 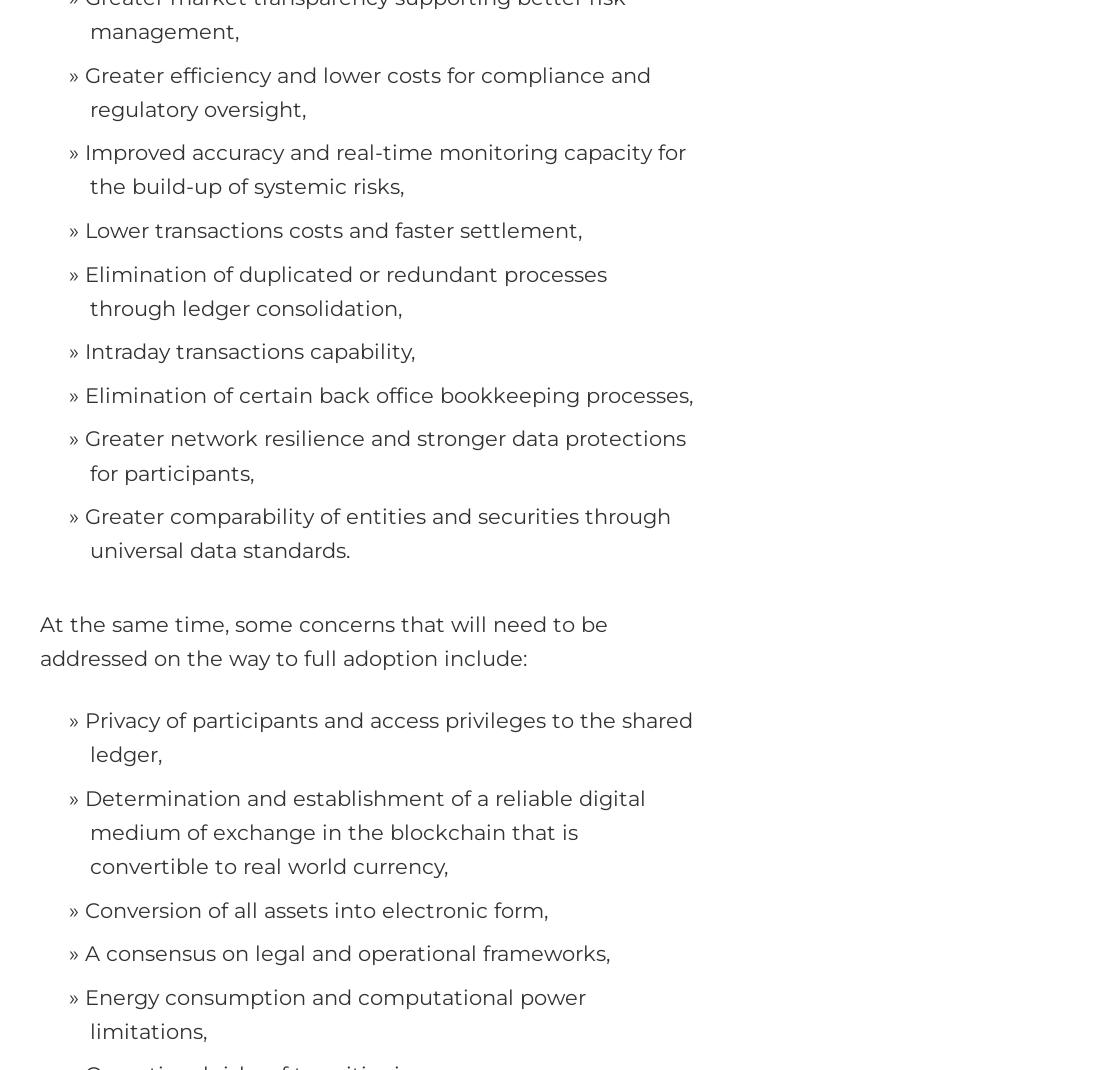 I want to click on 'Improved accuracy and real-time monitoring capacity for the build-up of systemic risks,', so click(x=384, y=169).